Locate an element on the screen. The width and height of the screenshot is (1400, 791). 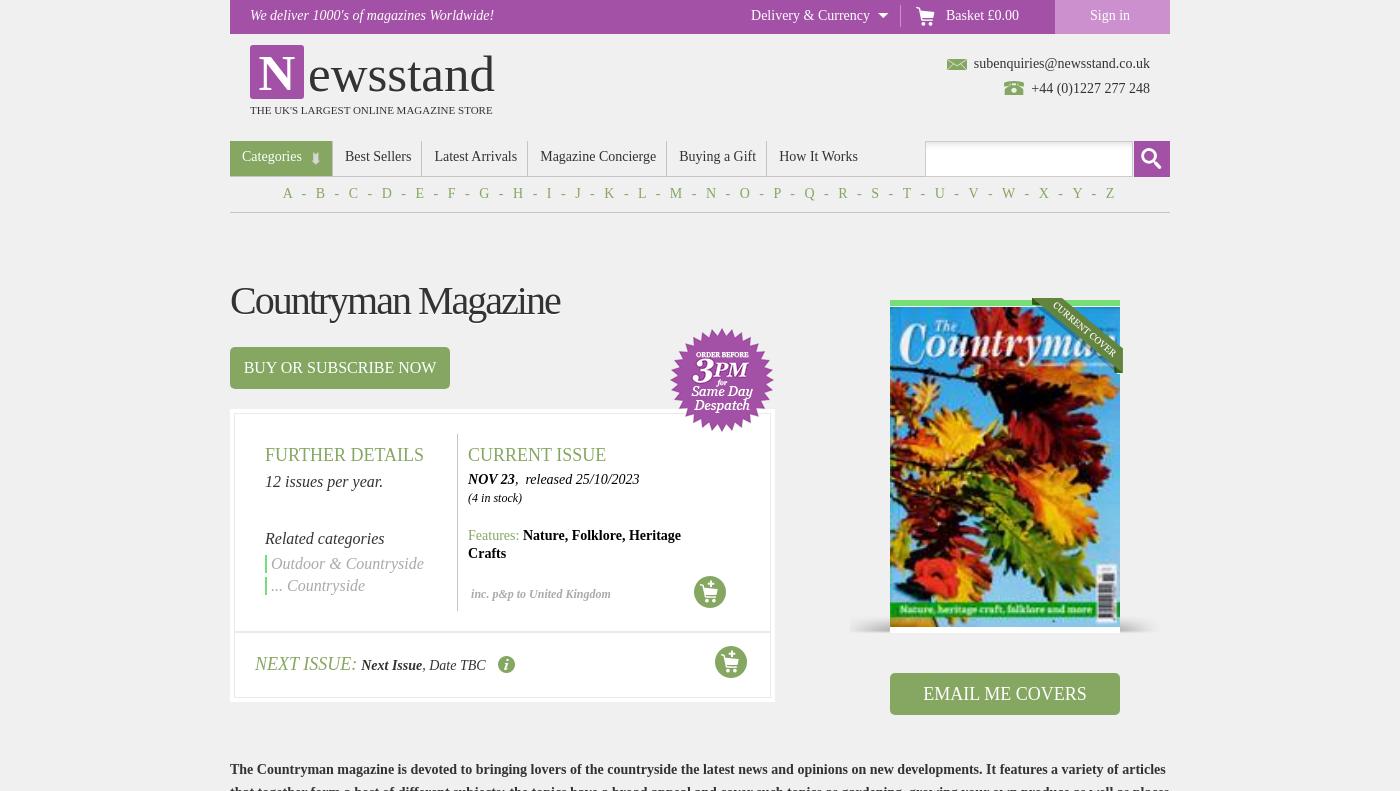
'C' is located at coordinates (348, 193).